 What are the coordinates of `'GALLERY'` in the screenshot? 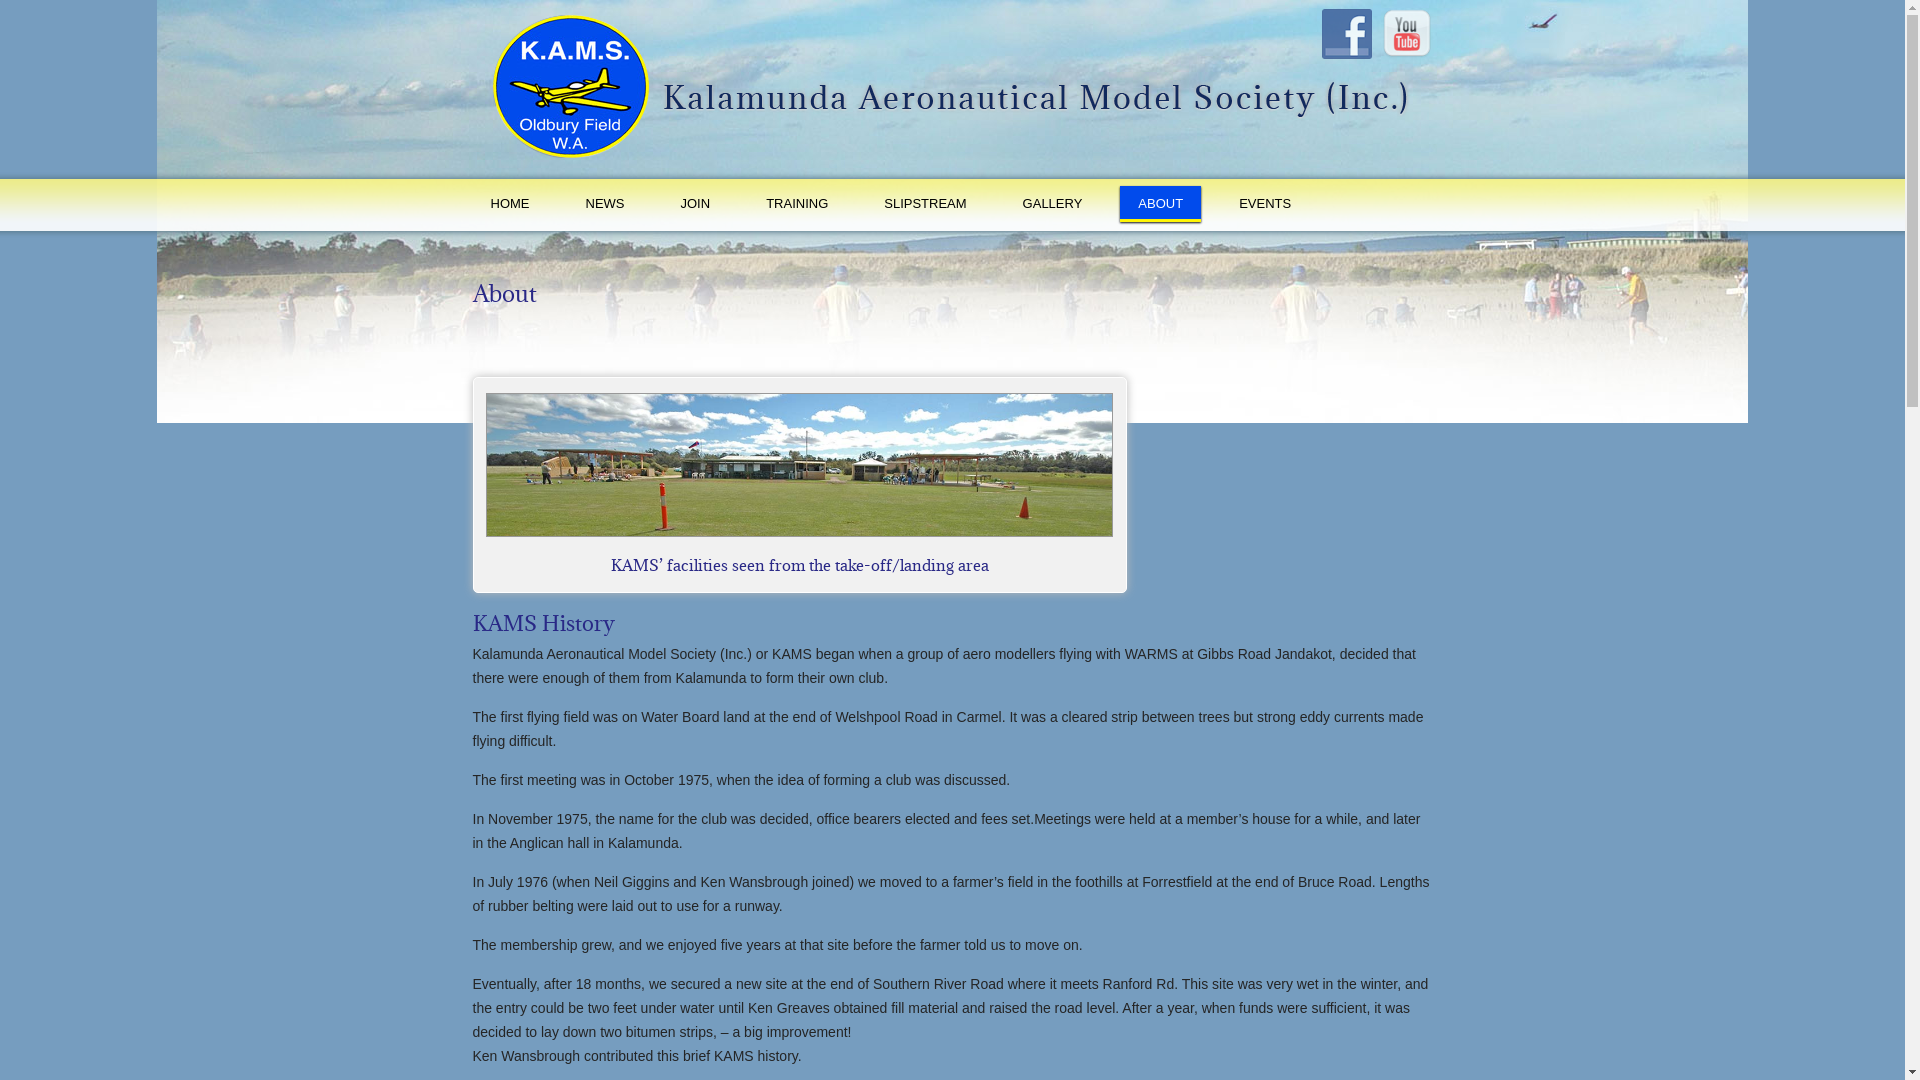 It's located at (1004, 204).